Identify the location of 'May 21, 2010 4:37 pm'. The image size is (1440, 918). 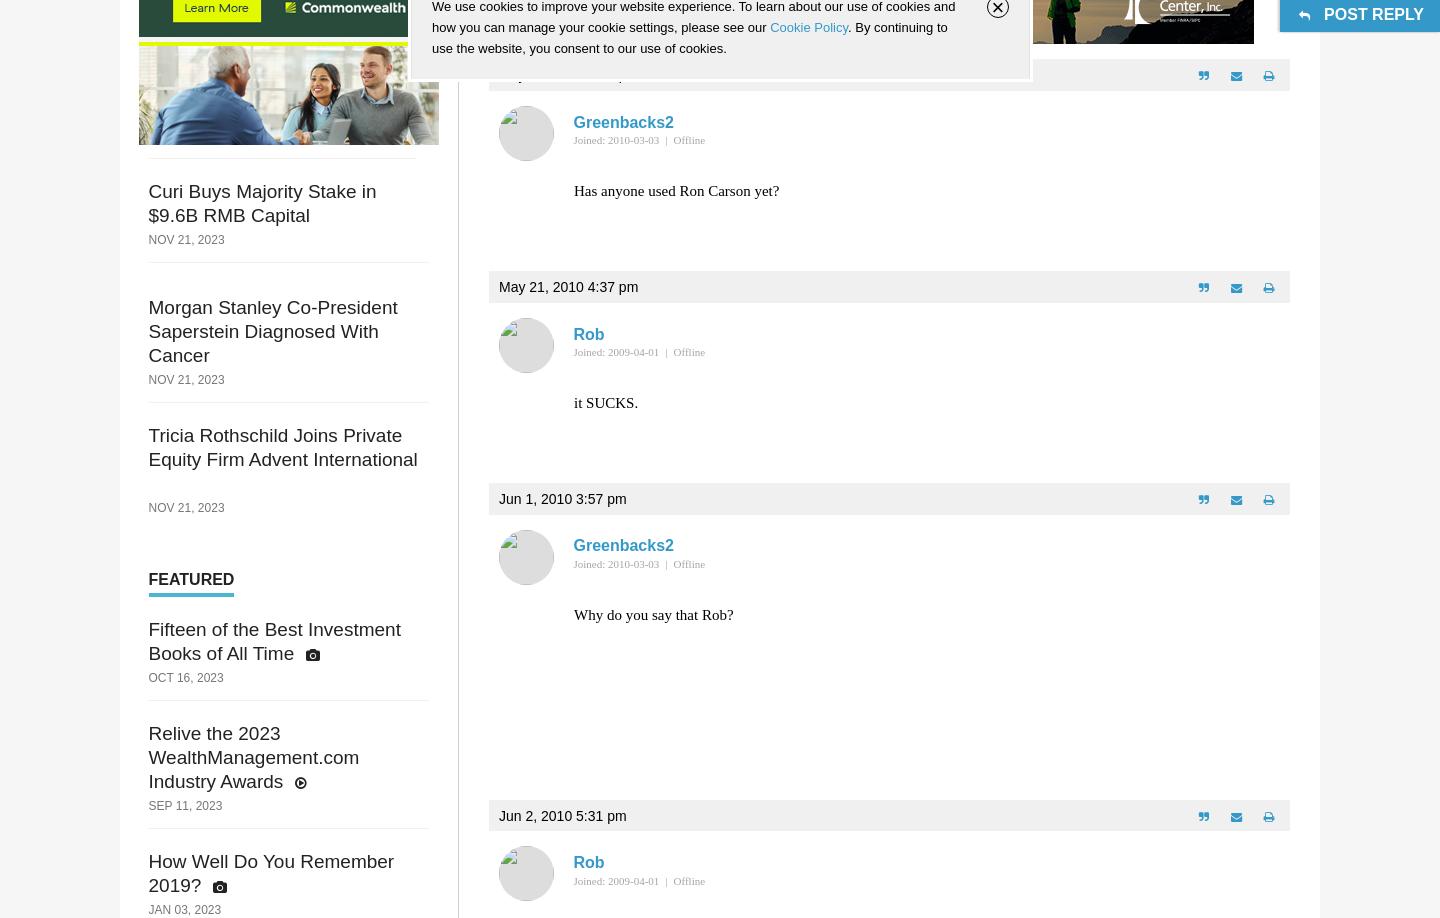
(568, 285).